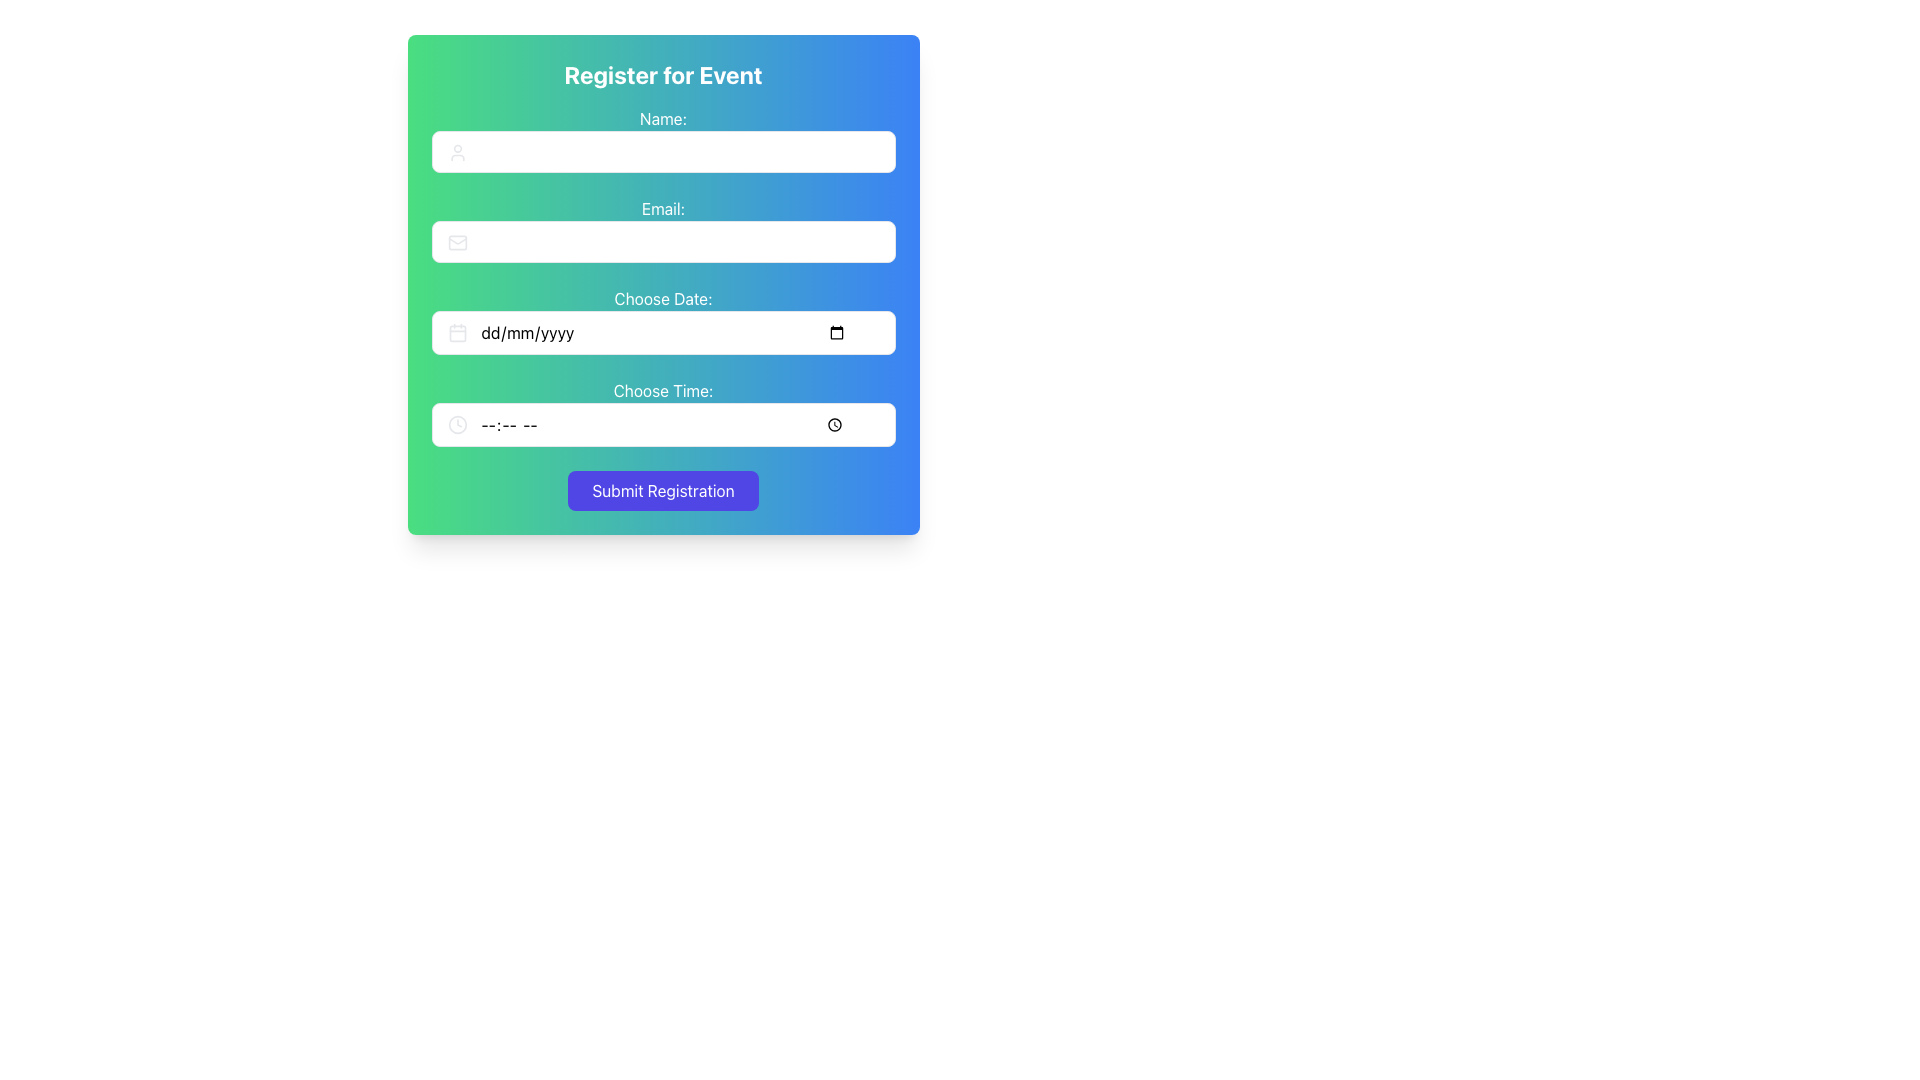  Describe the element at coordinates (663, 490) in the screenshot. I see `the prominent 'Submit Registration' button with a rounded rectangular shape and a gradient blue background` at that location.